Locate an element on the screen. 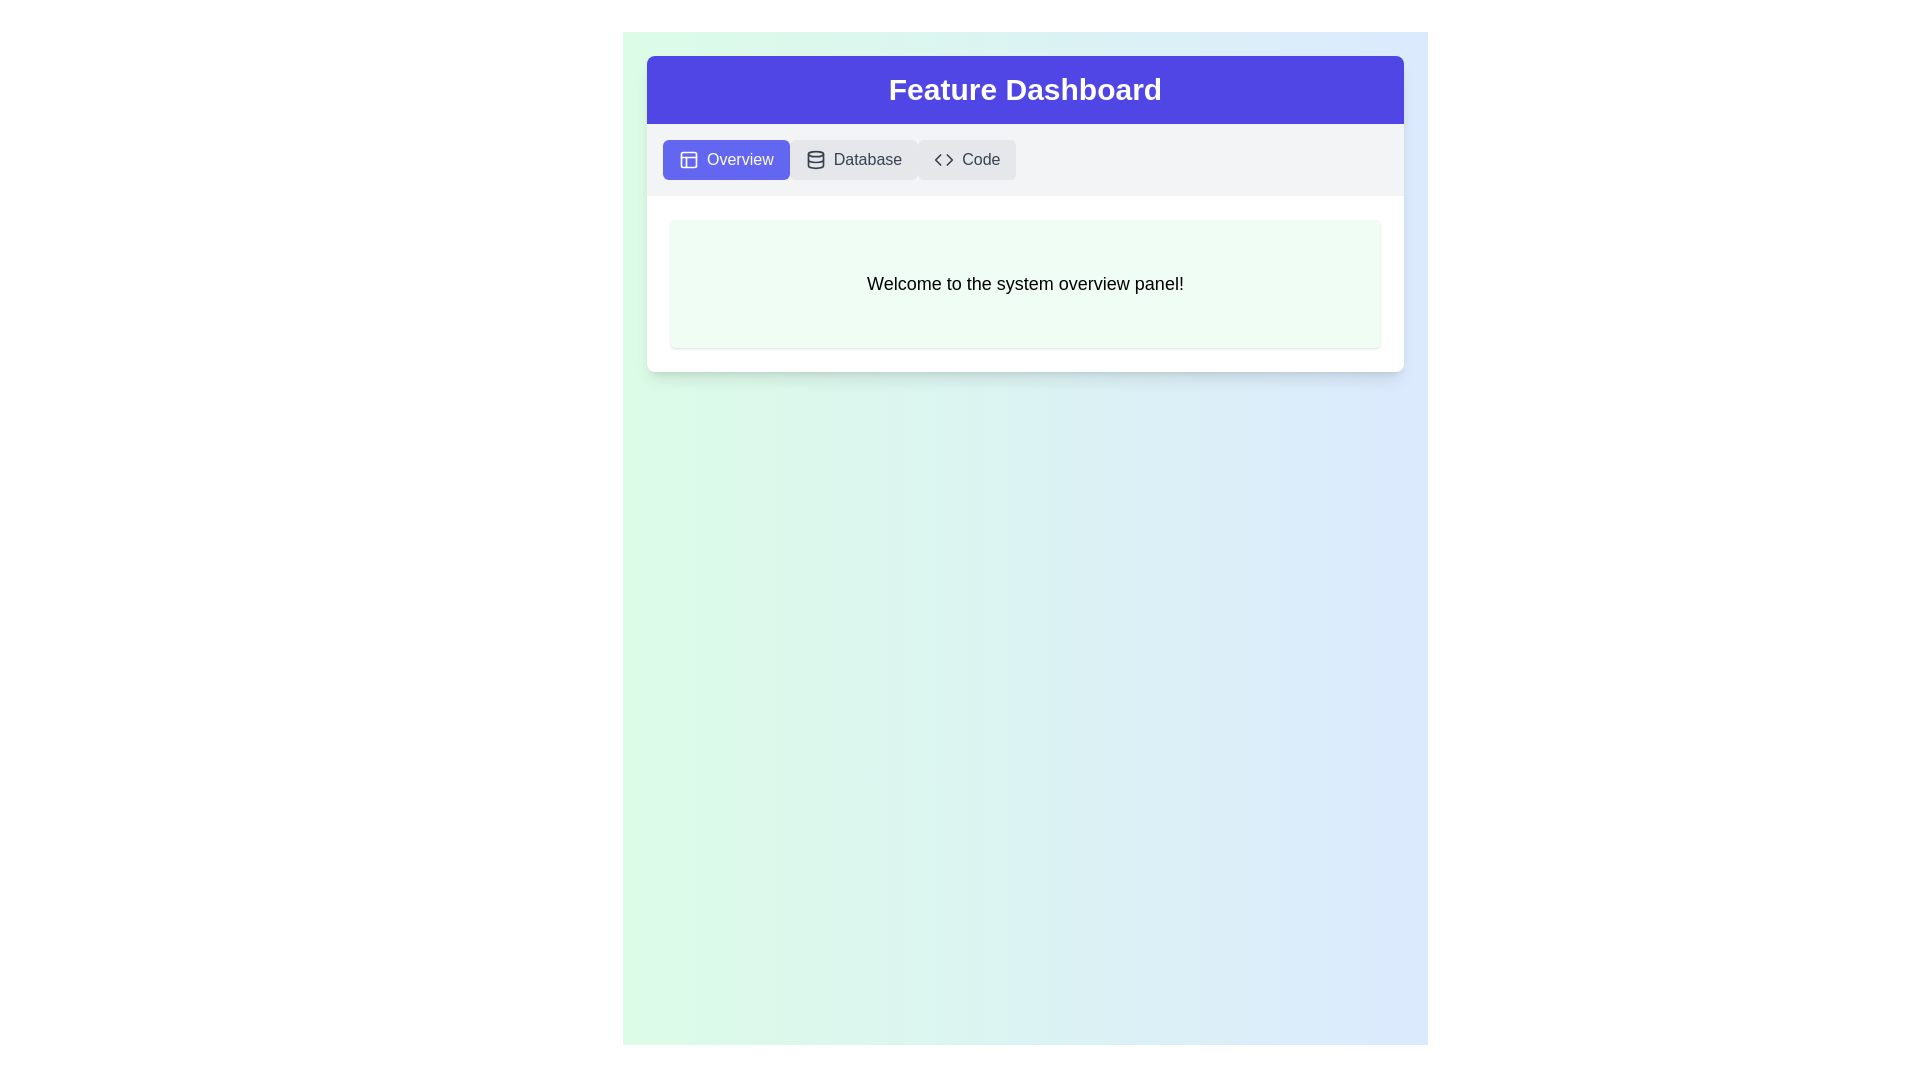  the second button in the row, which navigates to the 'Database' section is located at coordinates (854, 158).